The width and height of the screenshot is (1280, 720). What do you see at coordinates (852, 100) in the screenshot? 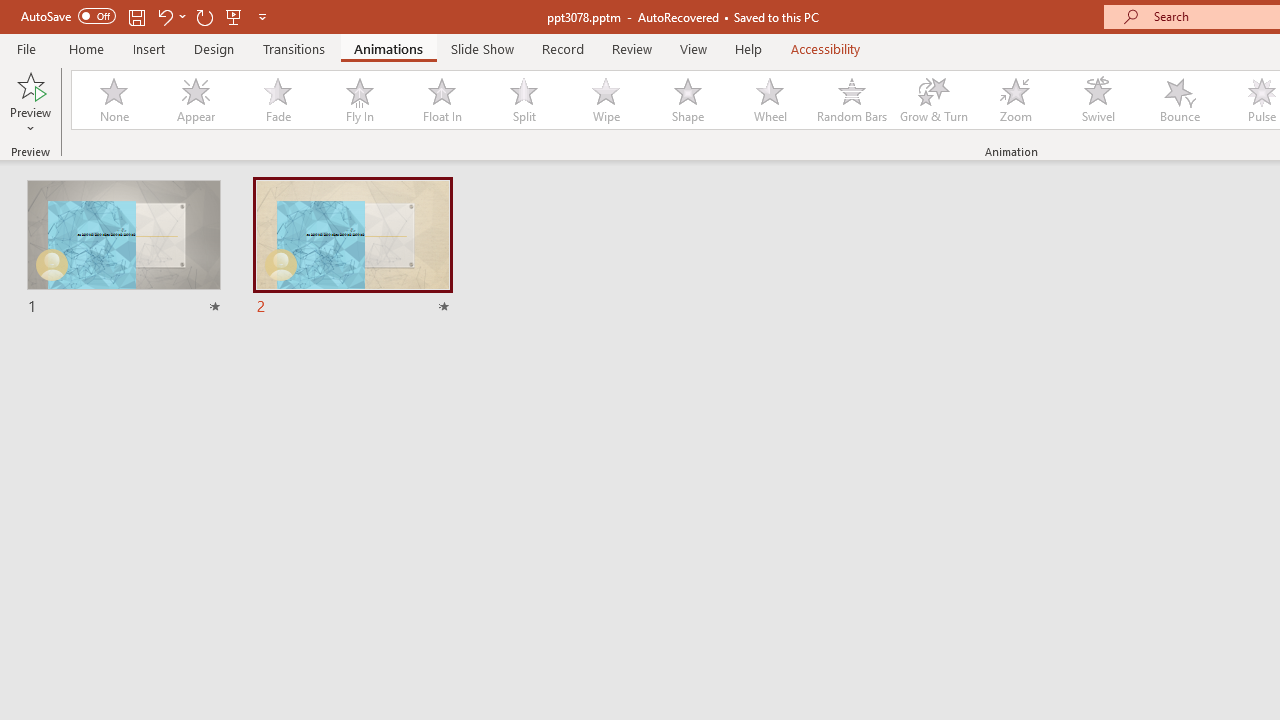
I see `'Random Bars'` at bounding box center [852, 100].